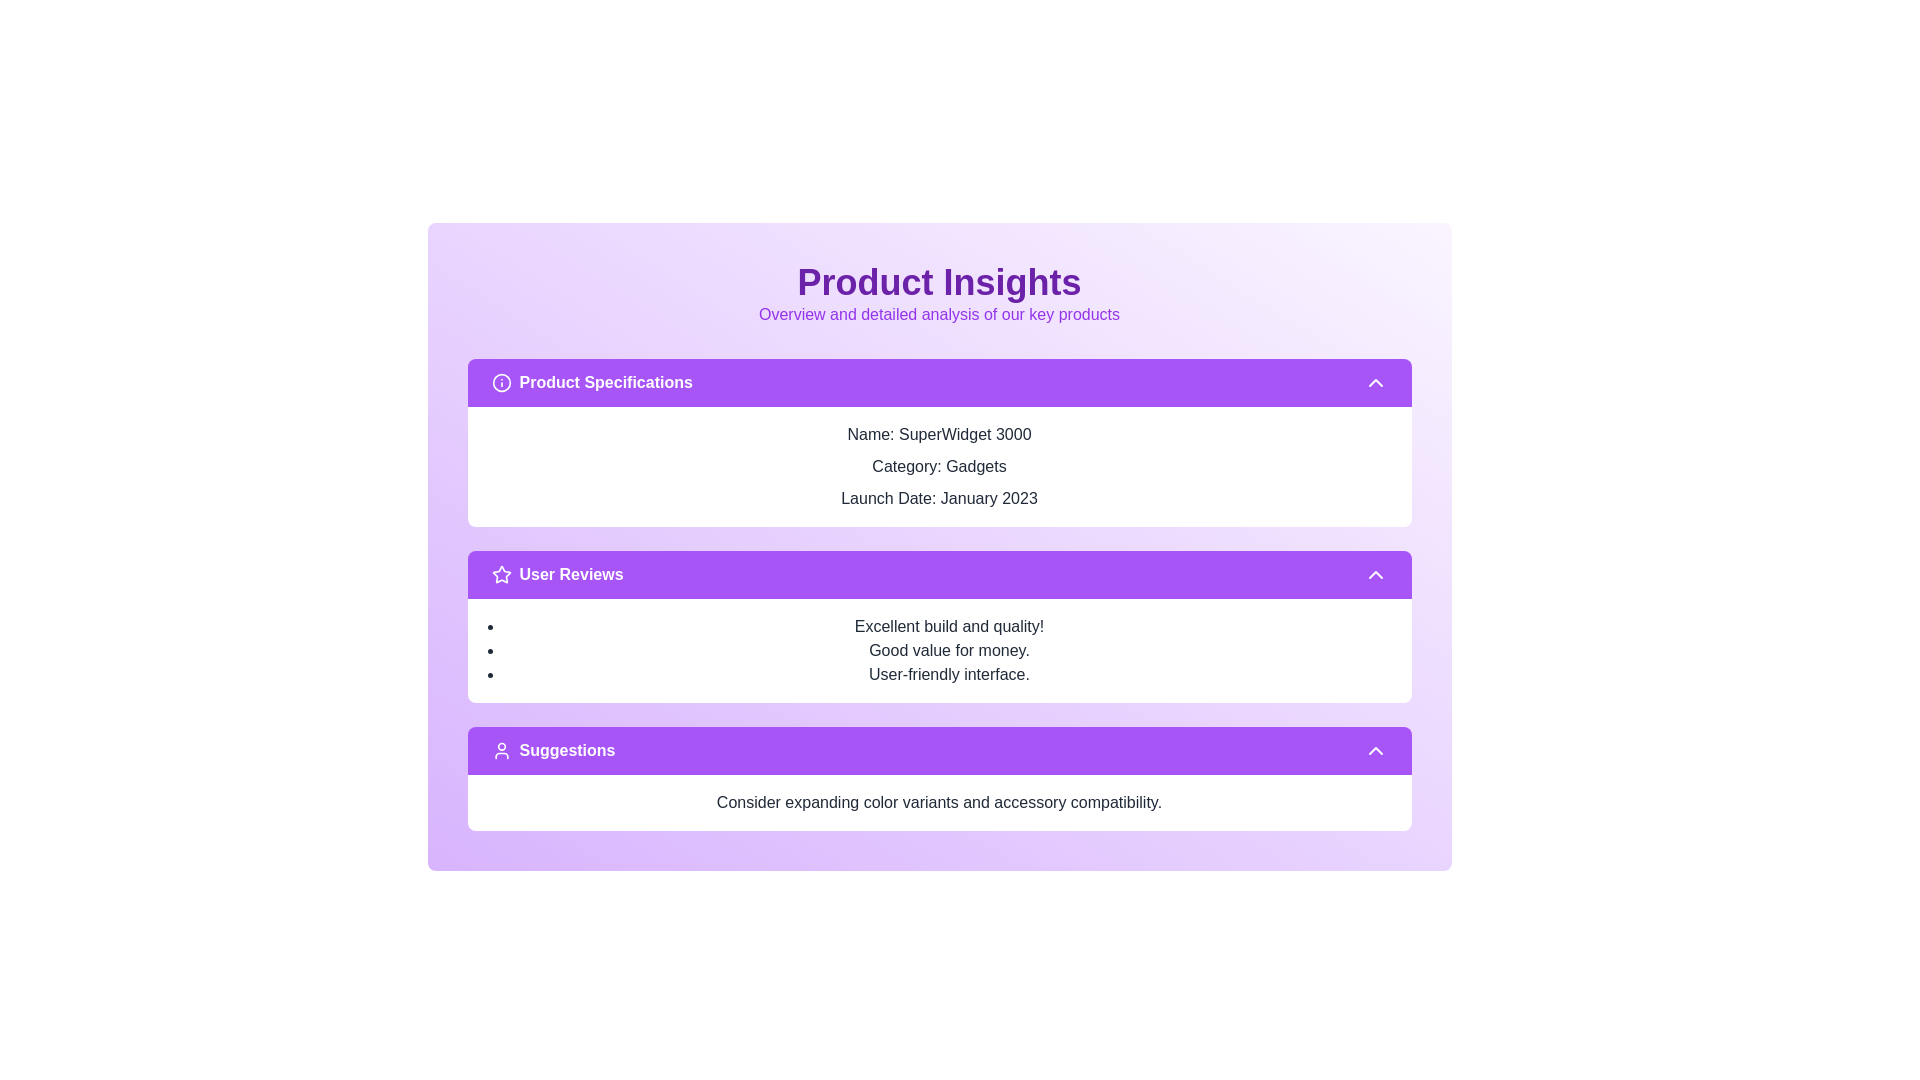 Image resolution: width=1920 pixels, height=1080 pixels. What do you see at coordinates (938, 651) in the screenshot?
I see `the review section containing user comments with a white background and bullet points, located below the 'User Reviews' header` at bounding box center [938, 651].